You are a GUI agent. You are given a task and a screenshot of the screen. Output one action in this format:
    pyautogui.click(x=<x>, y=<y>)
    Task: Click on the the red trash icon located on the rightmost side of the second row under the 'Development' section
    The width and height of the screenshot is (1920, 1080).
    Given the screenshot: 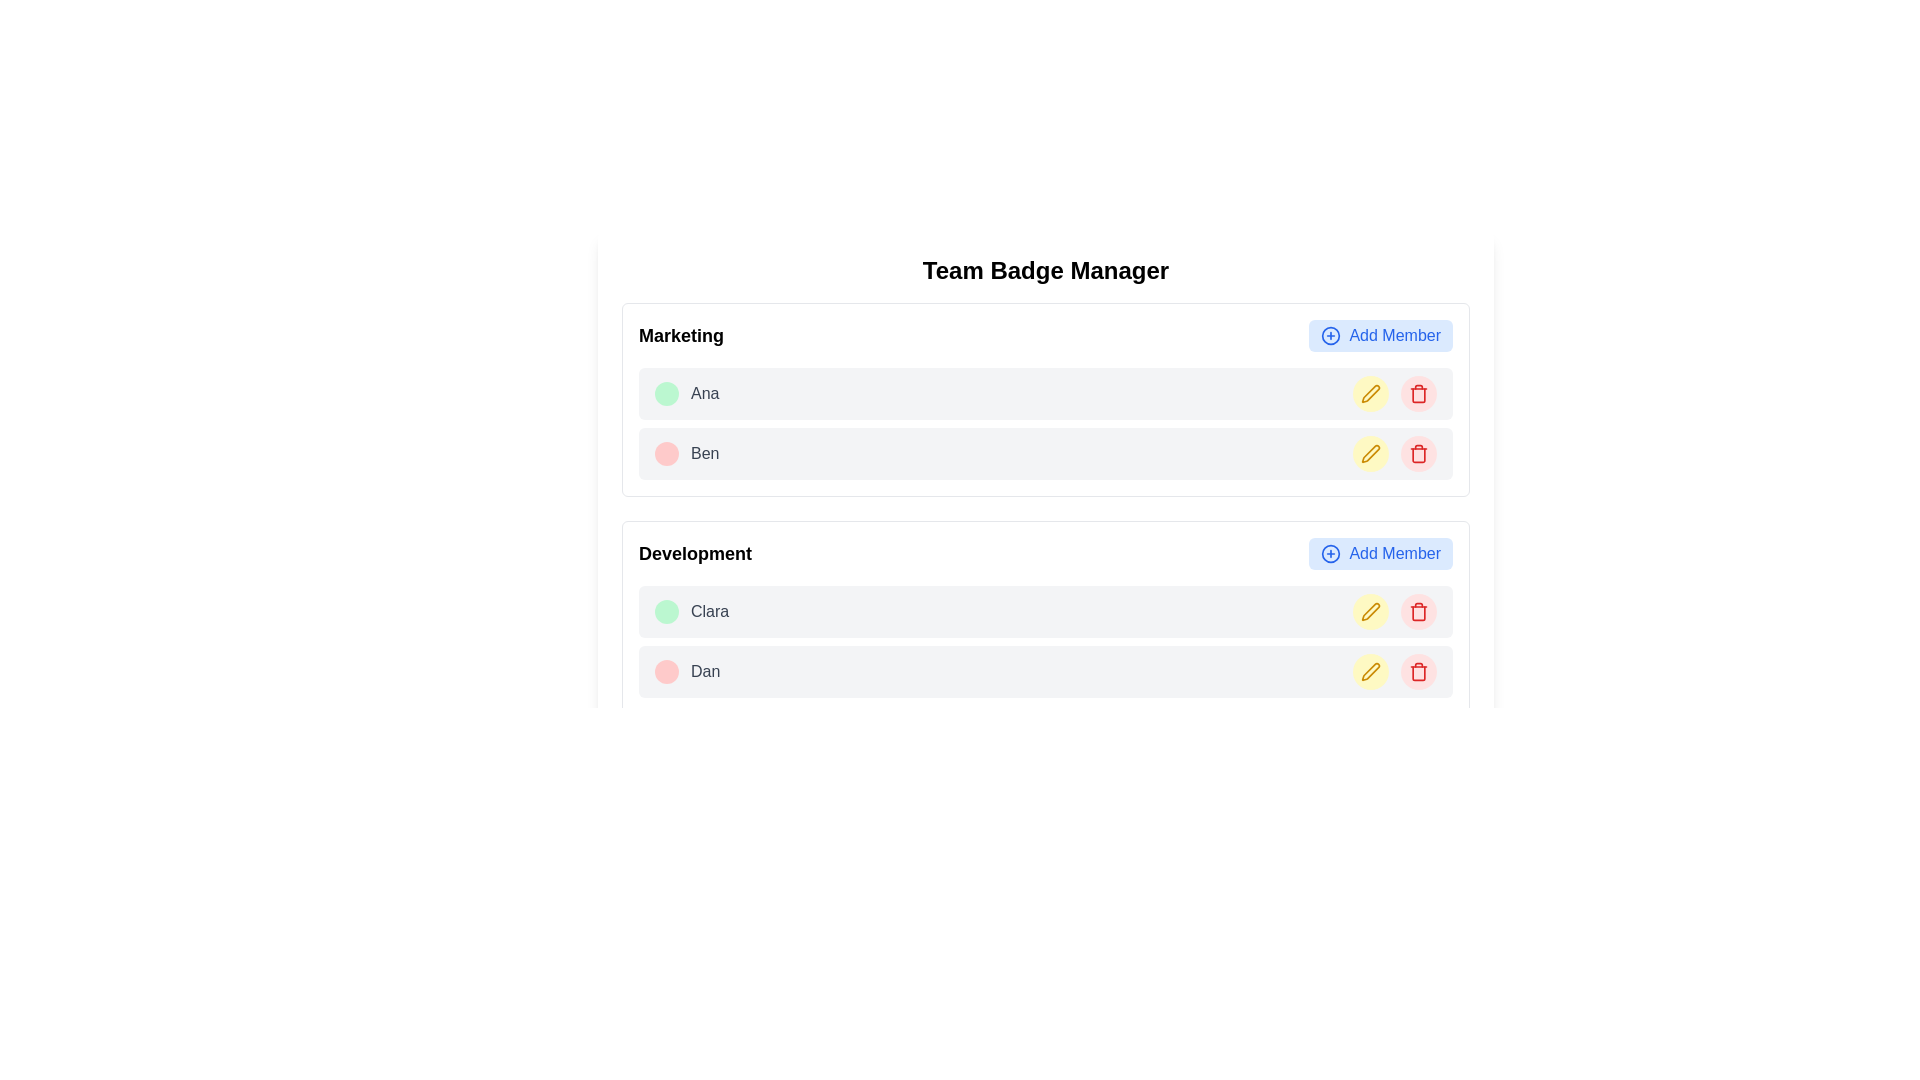 What is the action you would take?
    pyautogui.click(x=1418, y=611)
    